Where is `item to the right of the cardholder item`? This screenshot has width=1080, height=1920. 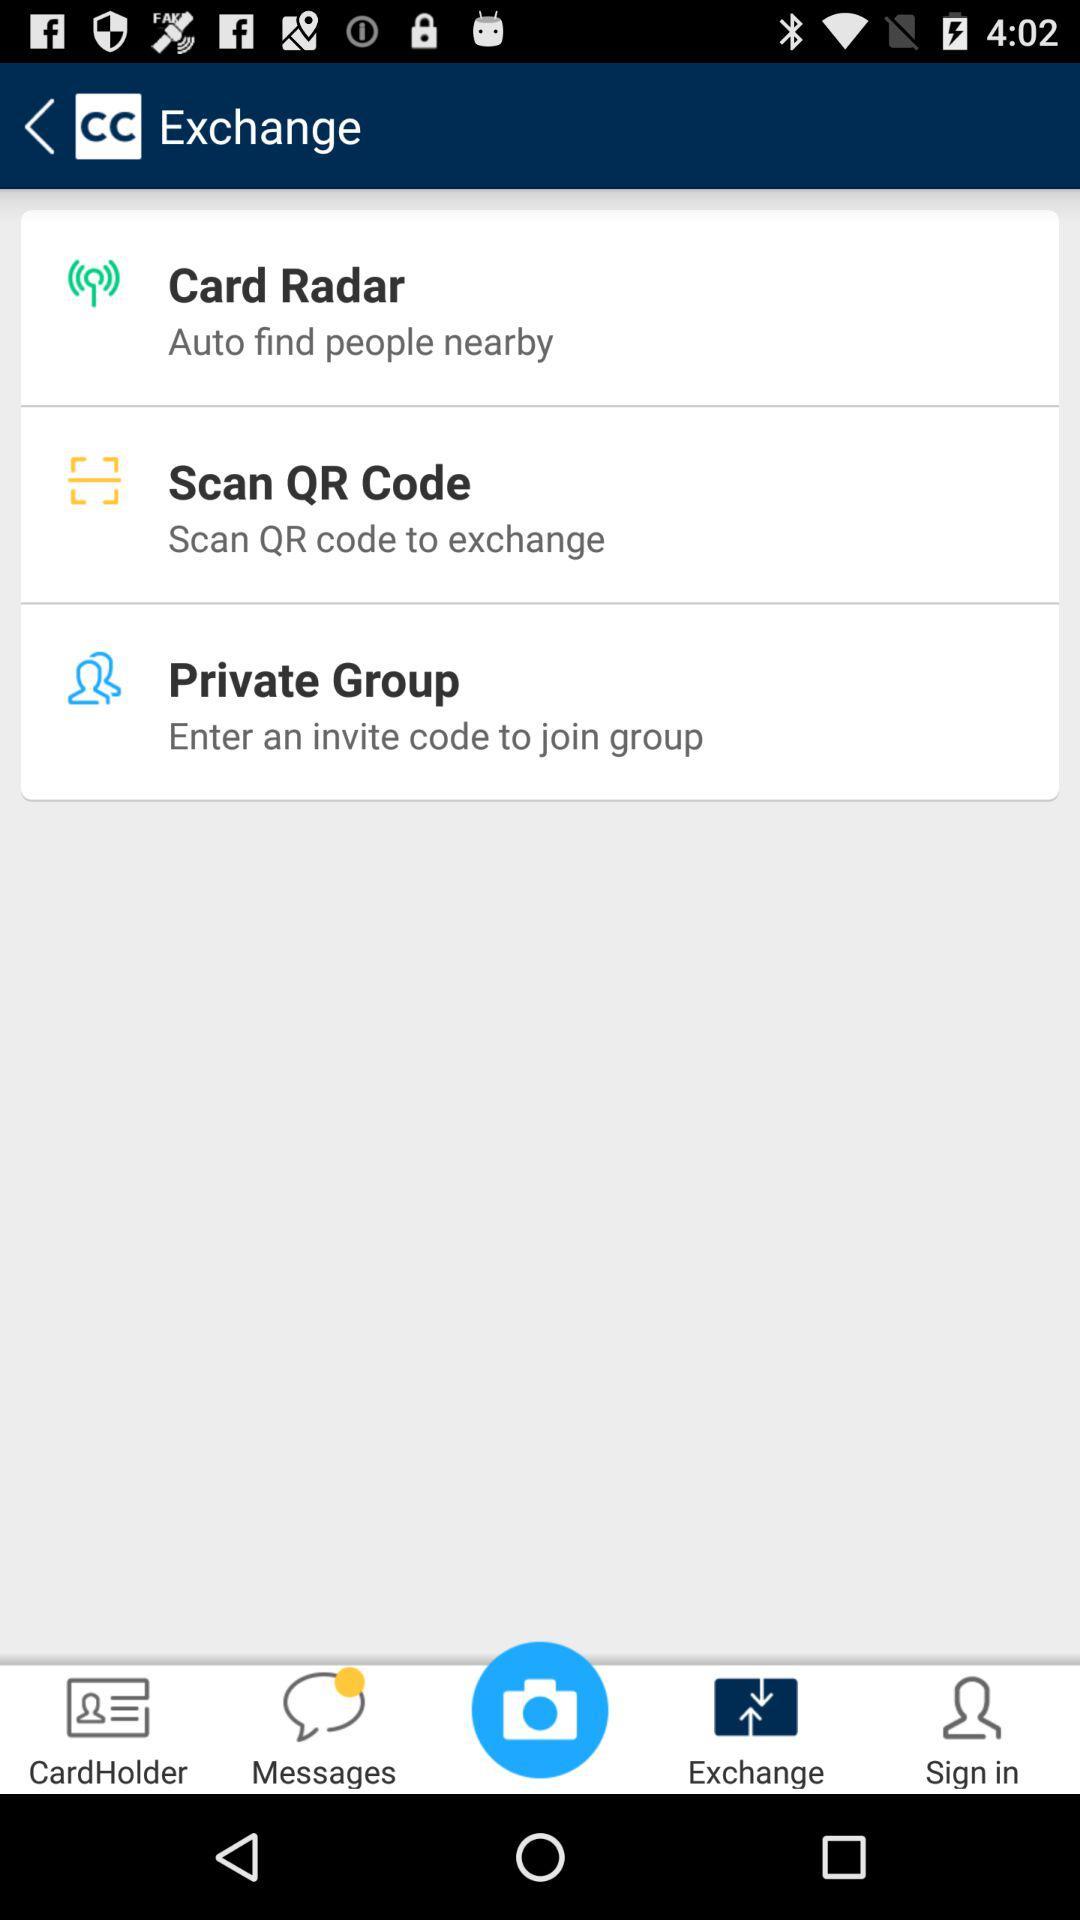 item to the right of the cardholder item is located at coordinates (323, 1726).